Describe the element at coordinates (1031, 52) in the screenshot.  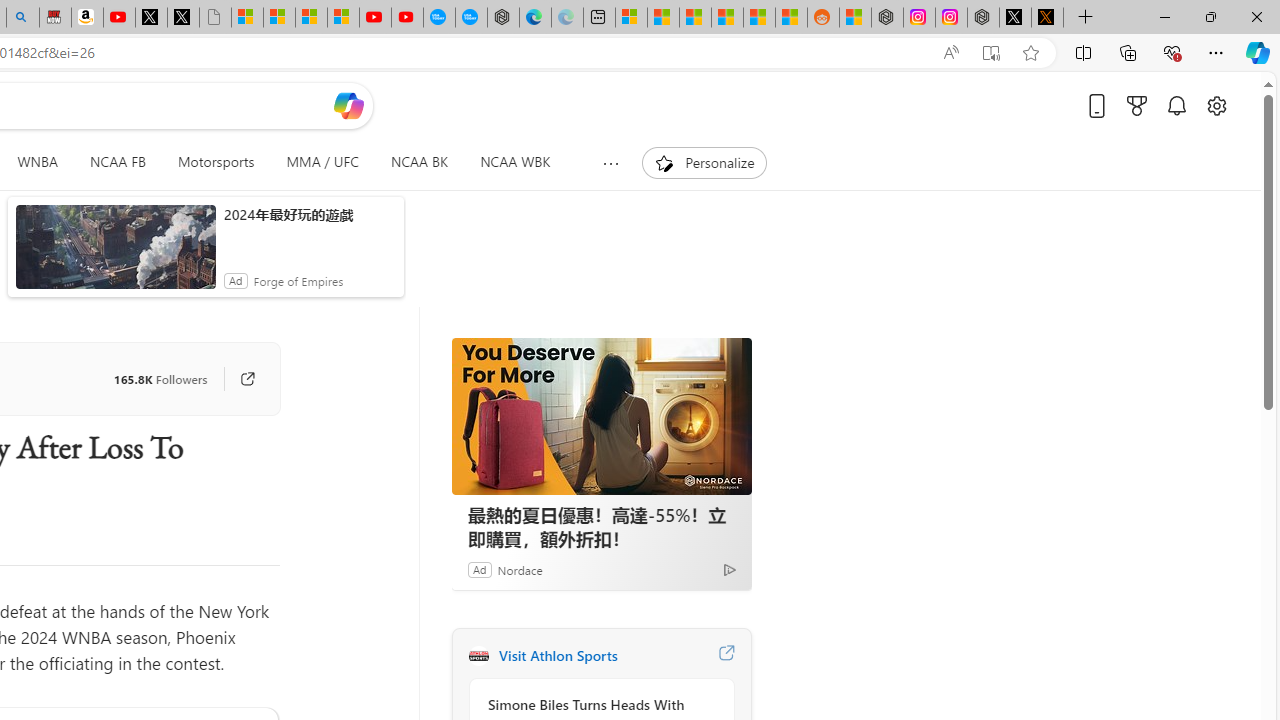
I see `'Add this page to favorites (Ctrl+D)'` at that location.